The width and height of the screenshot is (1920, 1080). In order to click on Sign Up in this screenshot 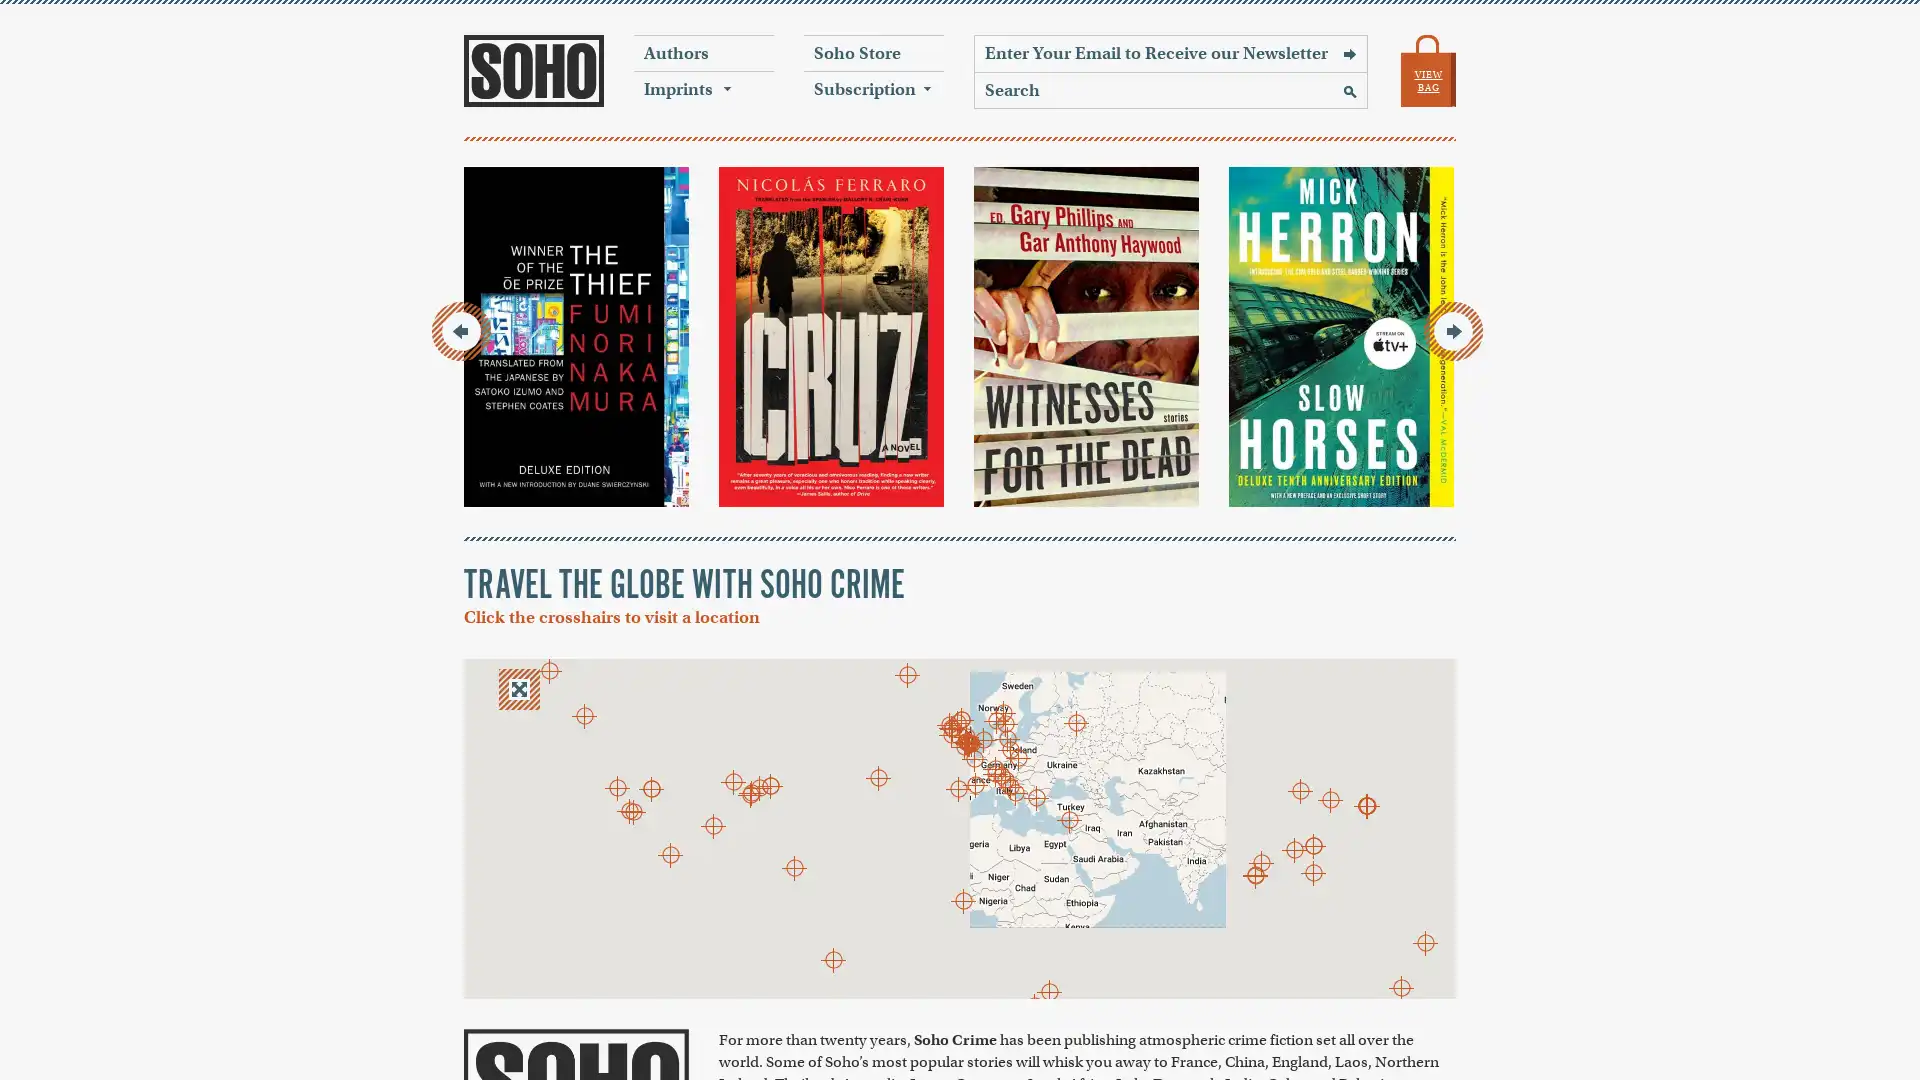, I will do `click(1349, 52)`.